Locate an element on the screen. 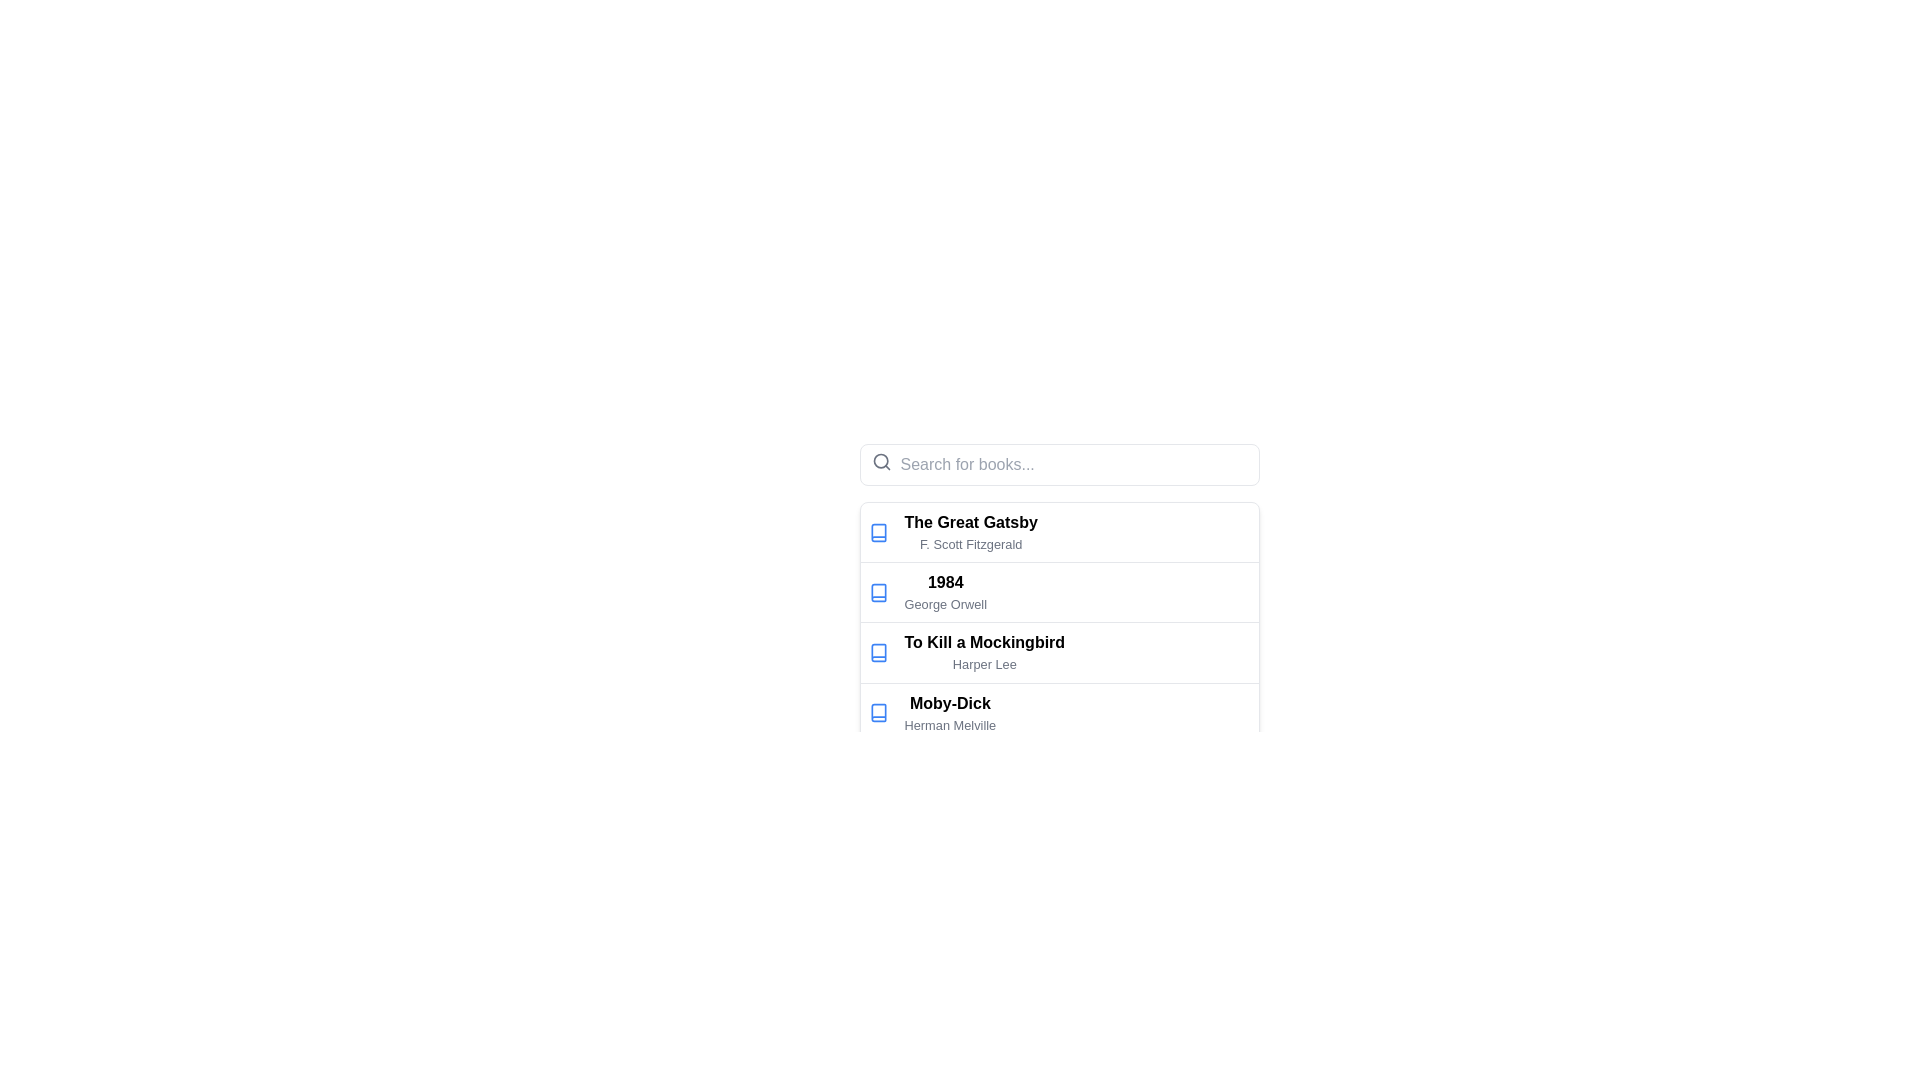 The image size is (1920, 1080). the blue book icon located to the left of the text '1984' by George Orwell is located at coordinates (878, 591).